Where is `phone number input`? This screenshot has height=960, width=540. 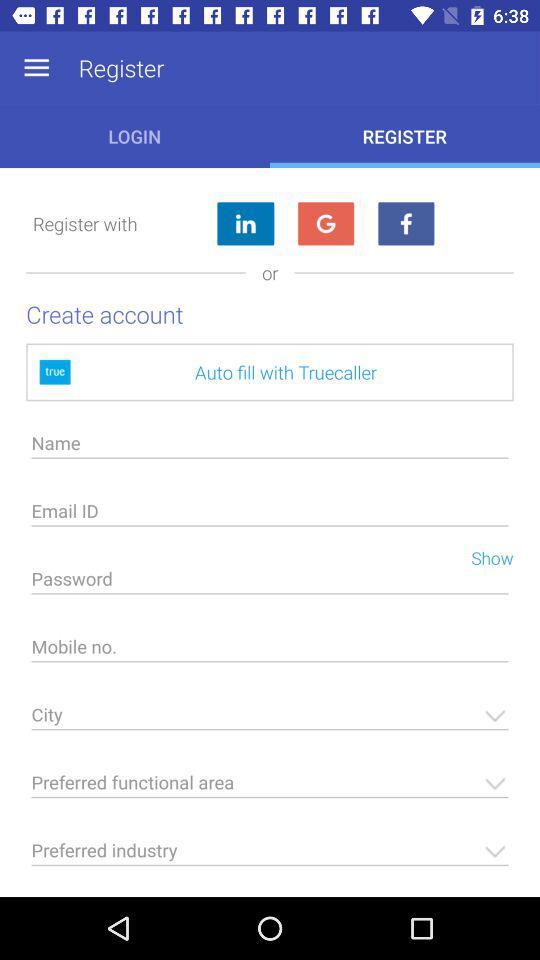
phone number input is located at coordinates (270, 651).